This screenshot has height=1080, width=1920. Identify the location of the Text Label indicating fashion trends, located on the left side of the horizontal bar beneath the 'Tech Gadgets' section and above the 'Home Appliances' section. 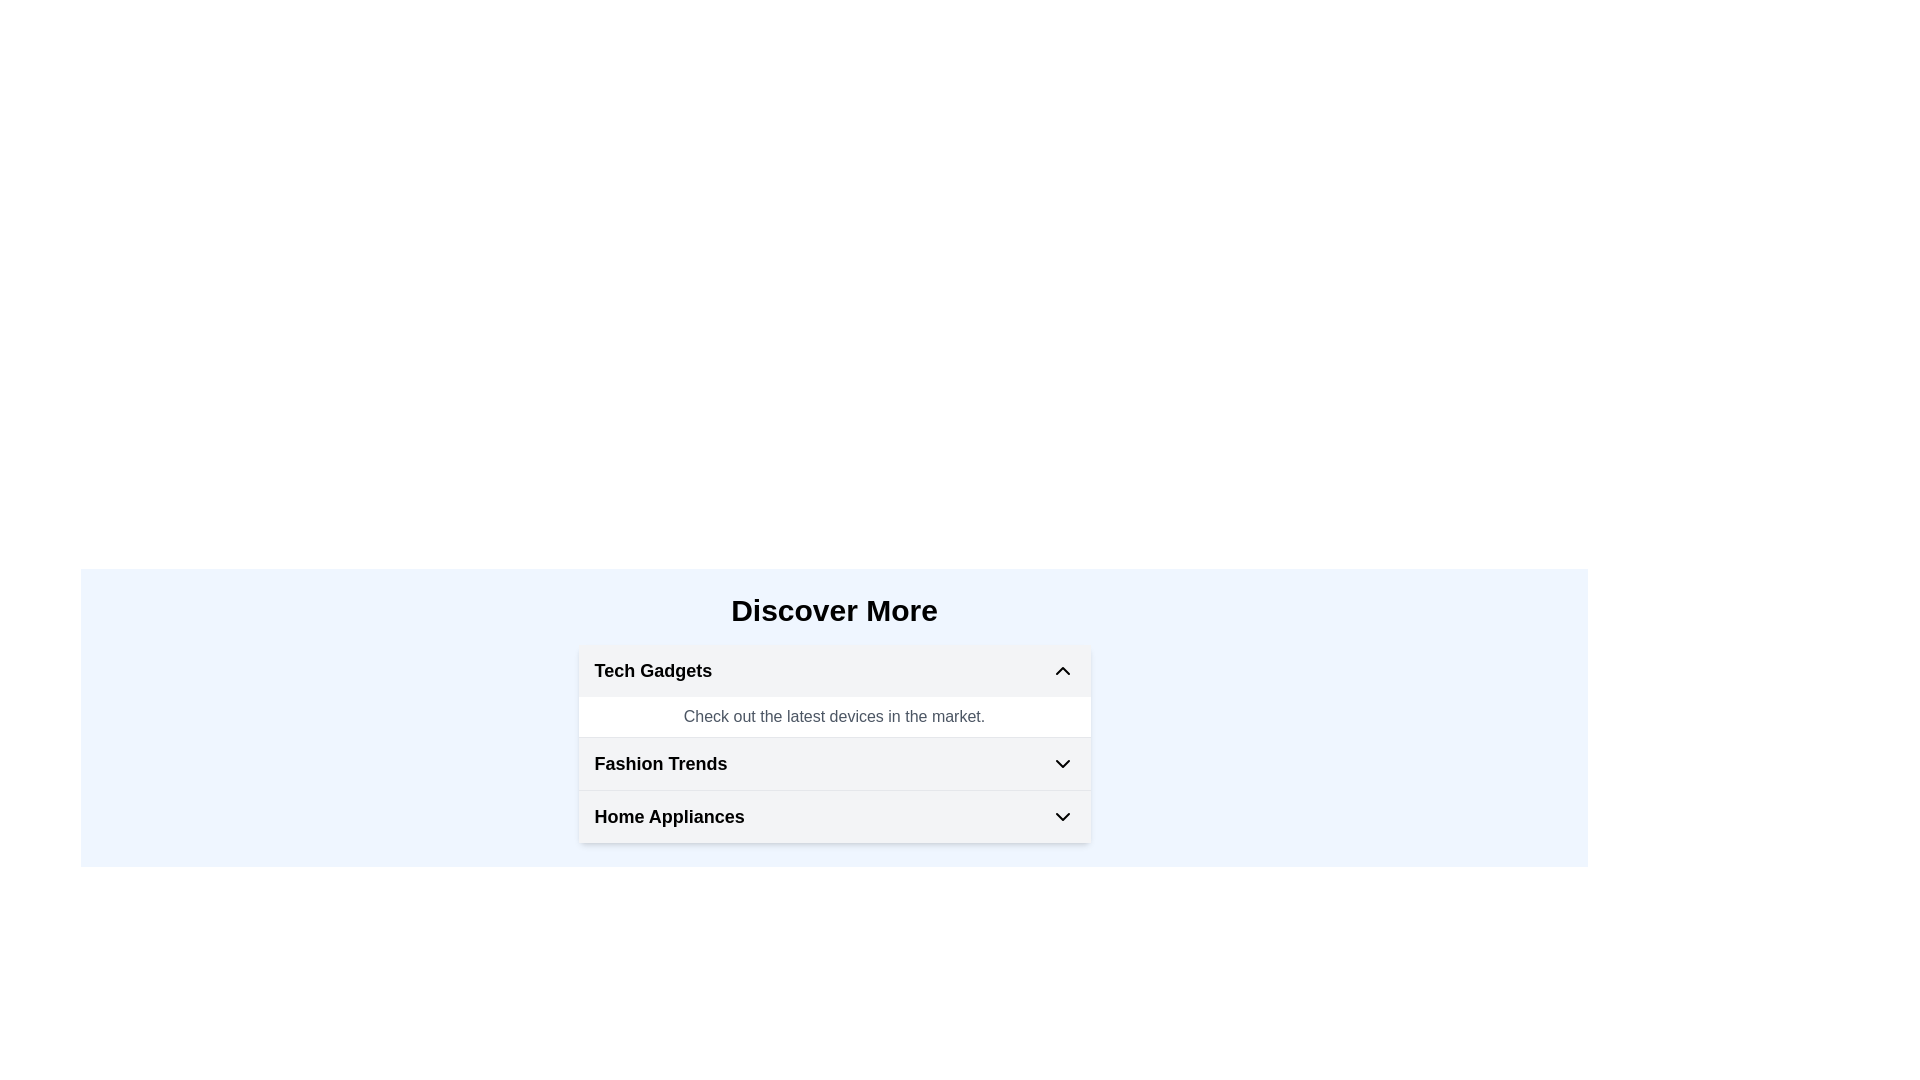
(661, 763).